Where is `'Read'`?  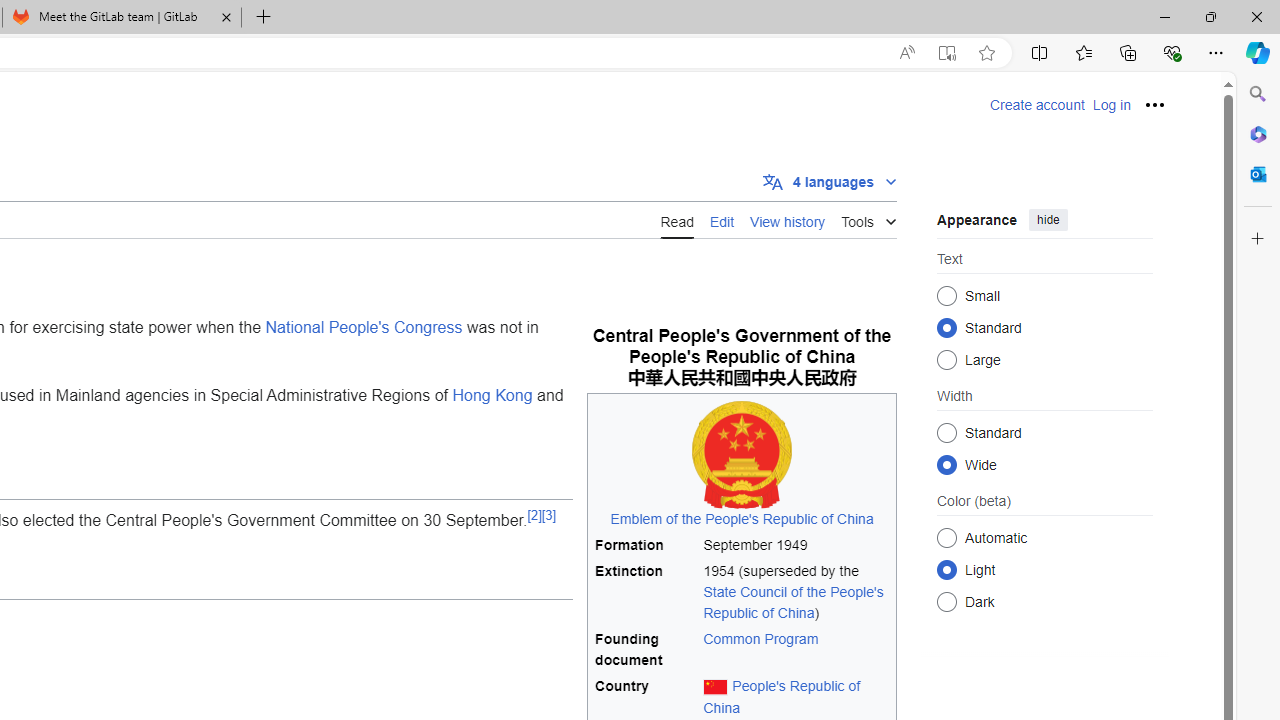 'Read' is located at coordinates (677, 219).